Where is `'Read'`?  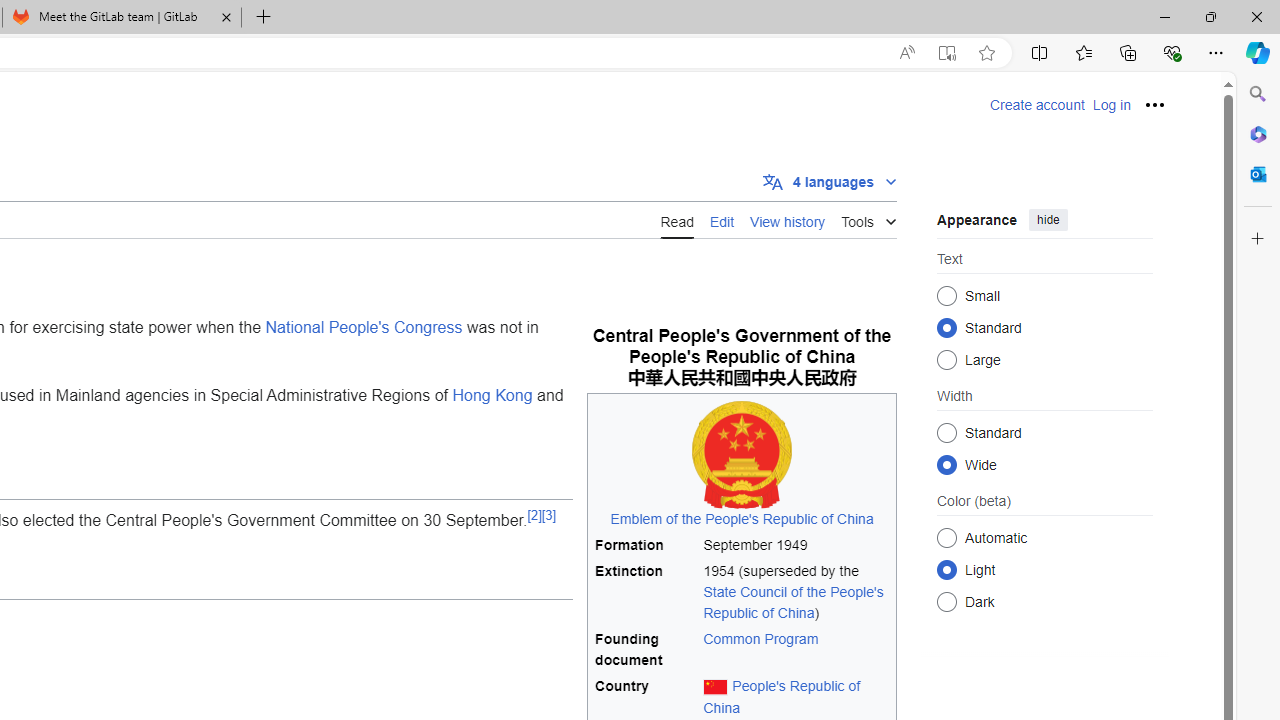 'Read' is located at coordinates (677, 219).